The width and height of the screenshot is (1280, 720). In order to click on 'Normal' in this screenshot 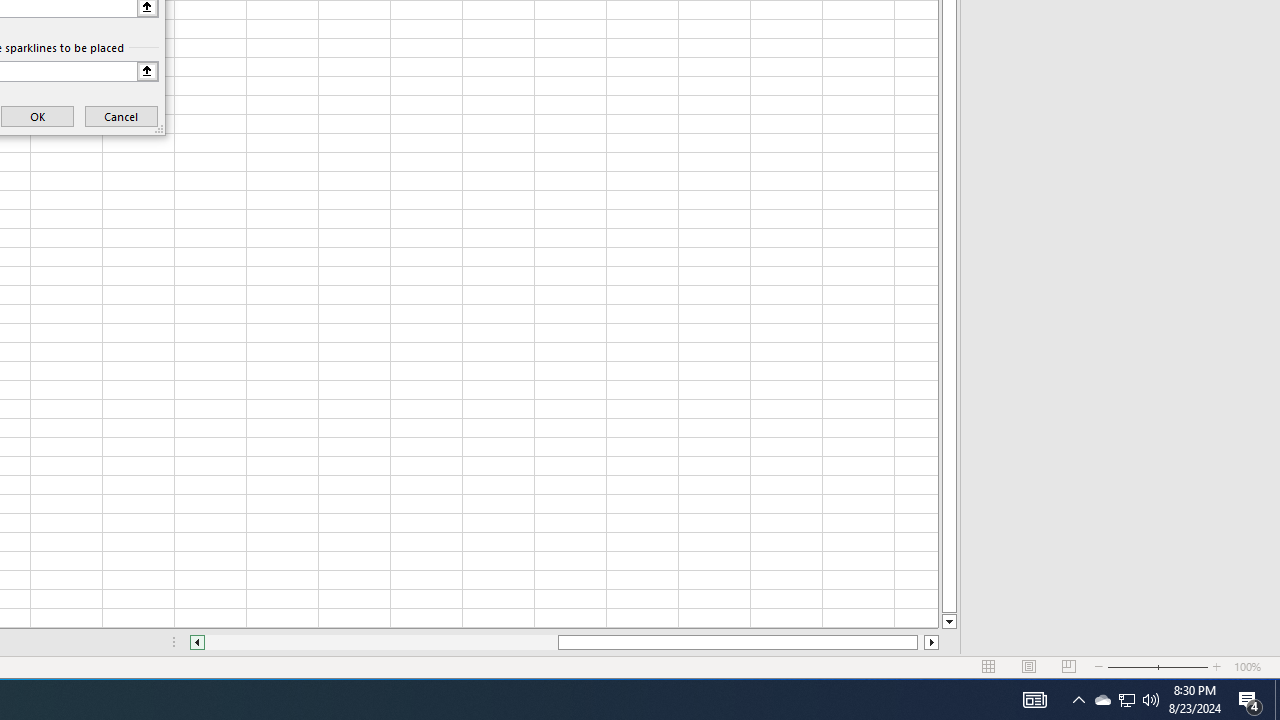, I will do `click(988, 667)`.